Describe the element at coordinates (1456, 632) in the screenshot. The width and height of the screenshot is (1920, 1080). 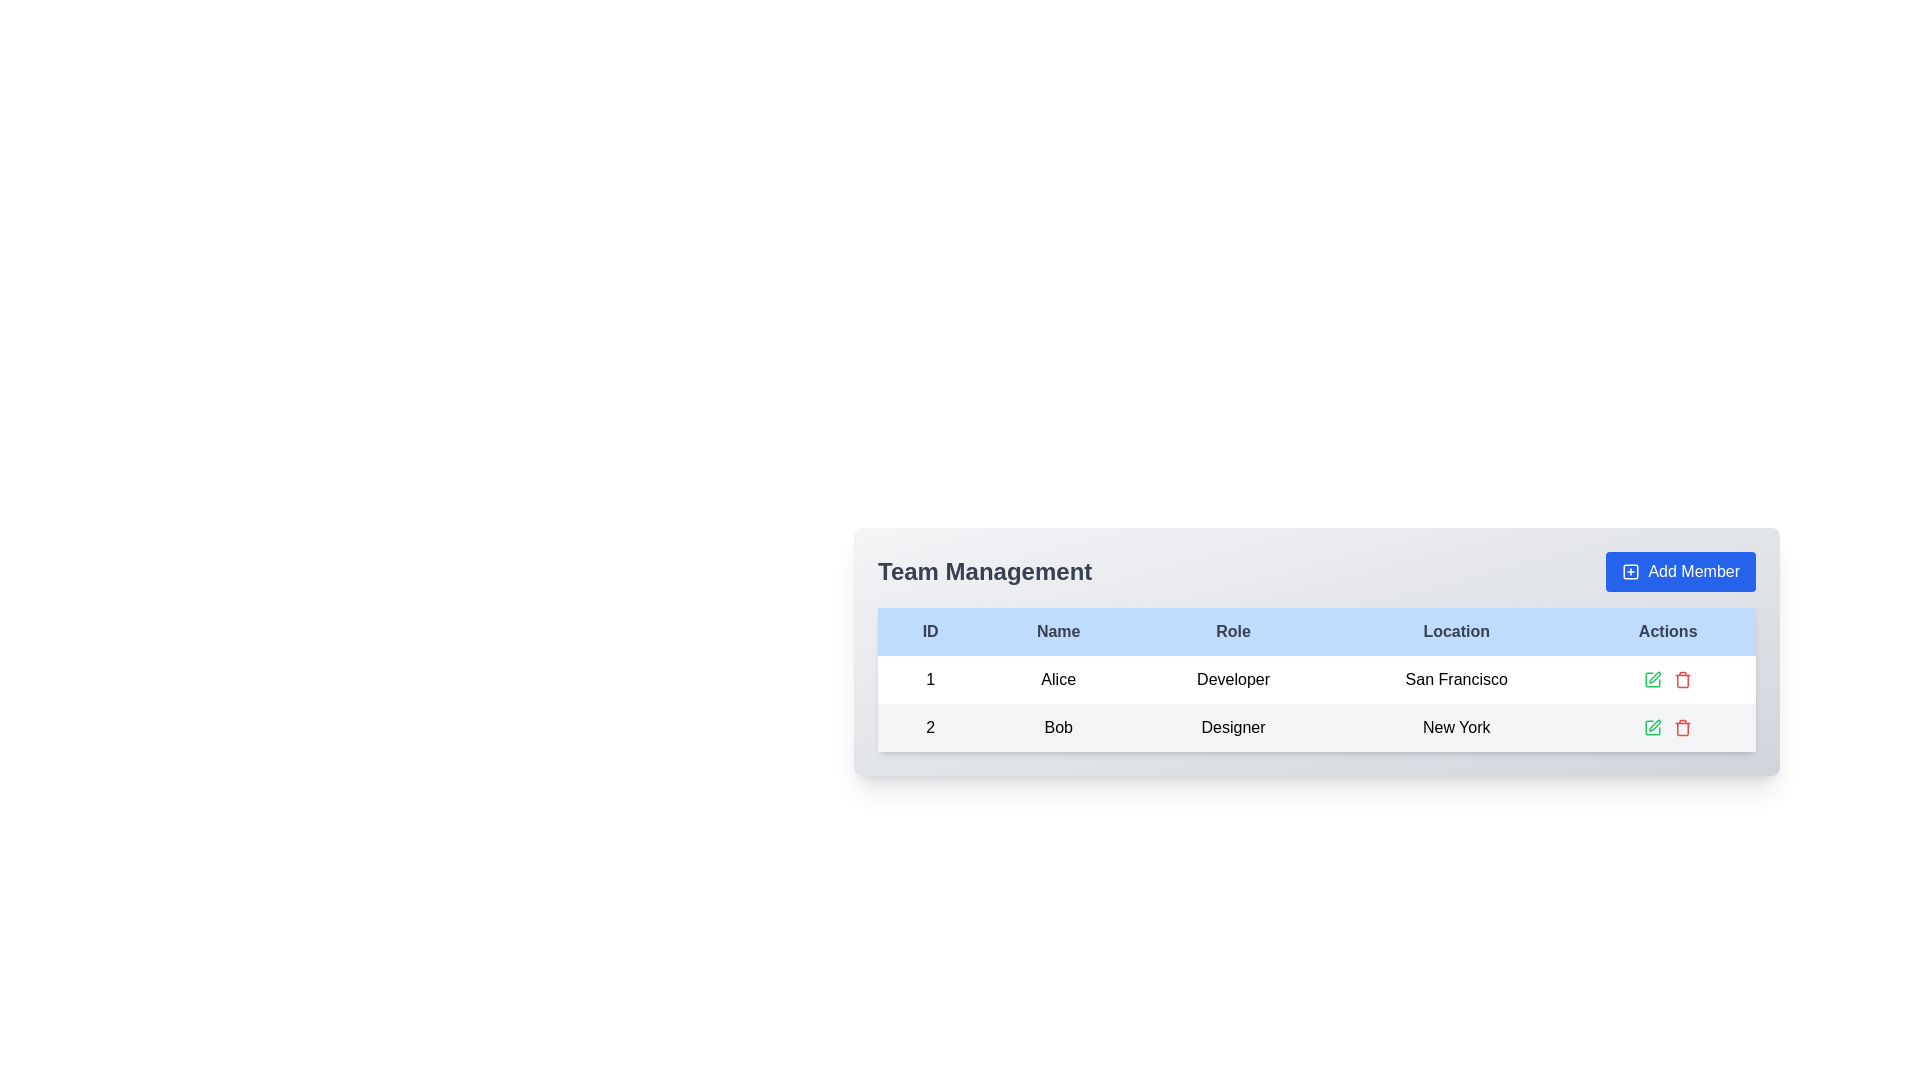
I see `the 'Location' header element in the table, which is the fourth header and is styled with a light blue background` at that location.